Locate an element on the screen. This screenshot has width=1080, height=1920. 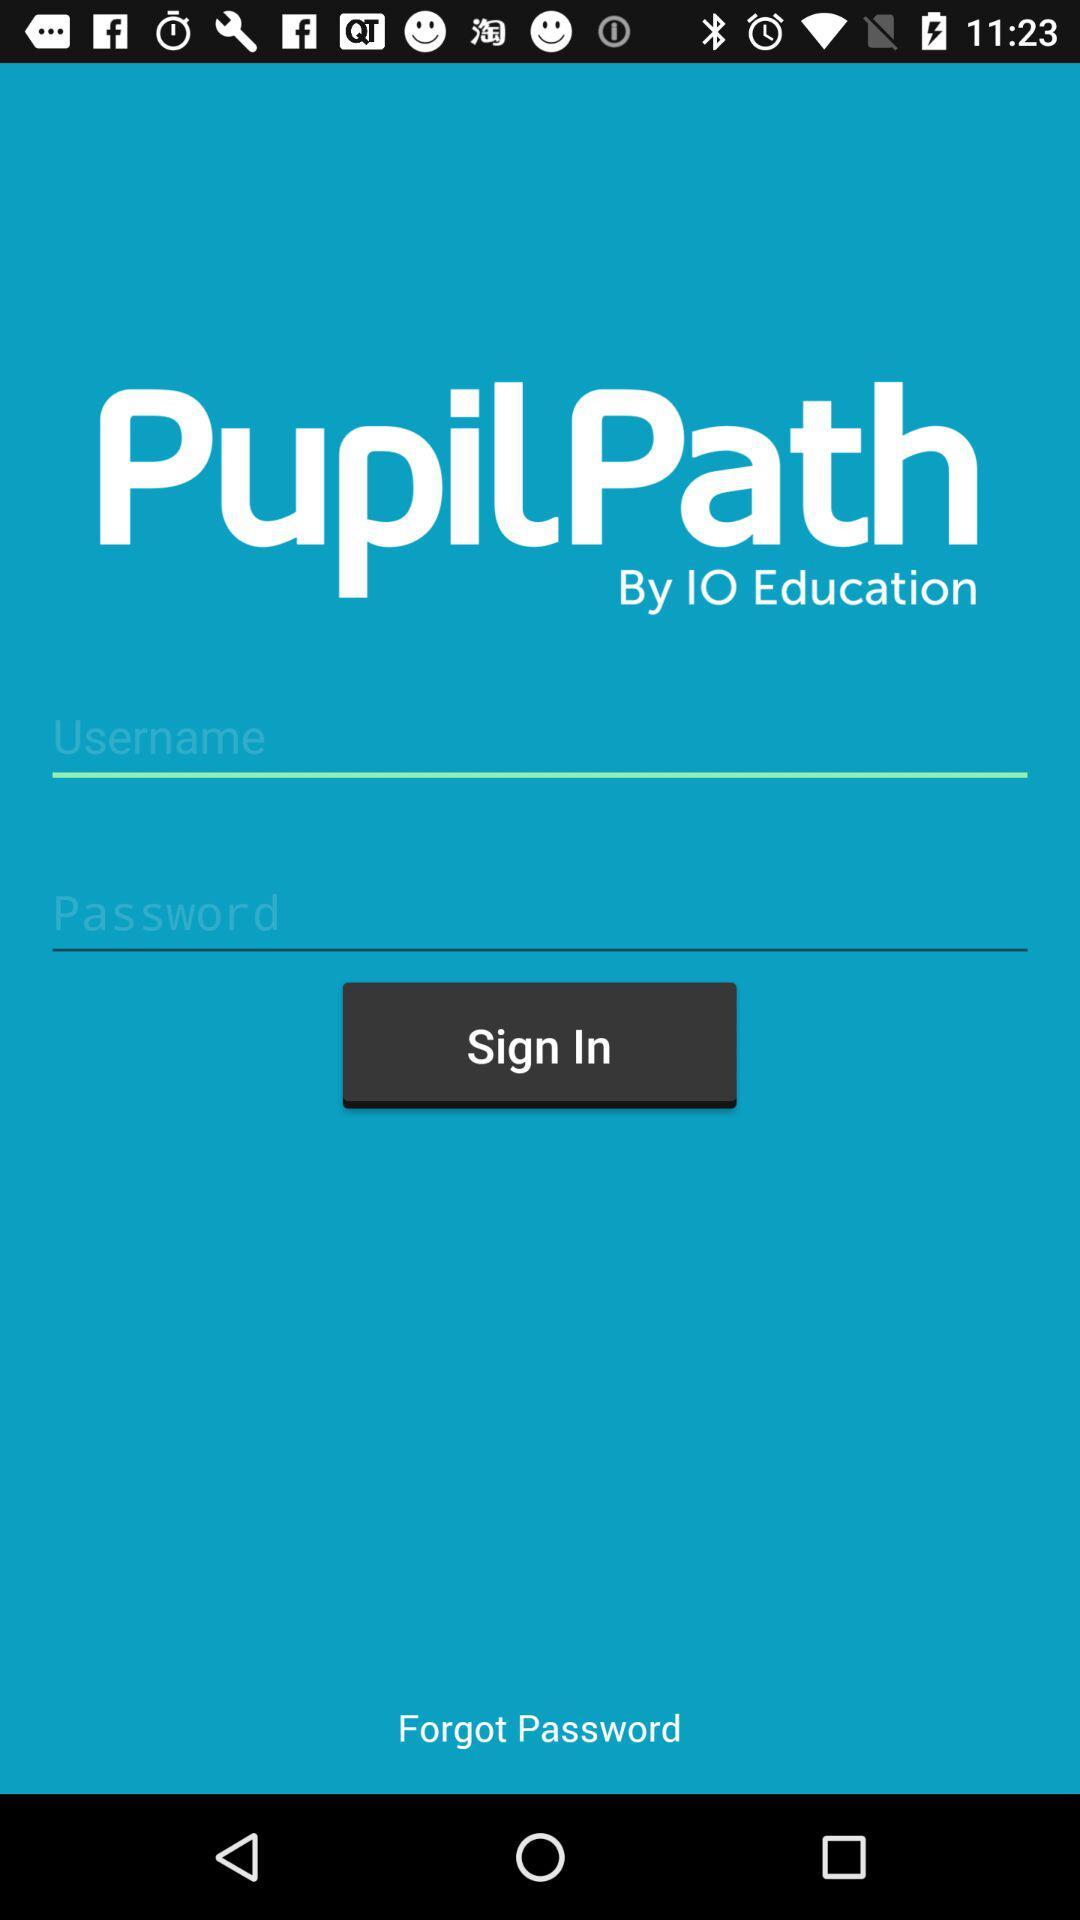
sign in is located at coordinates (538, 1044).